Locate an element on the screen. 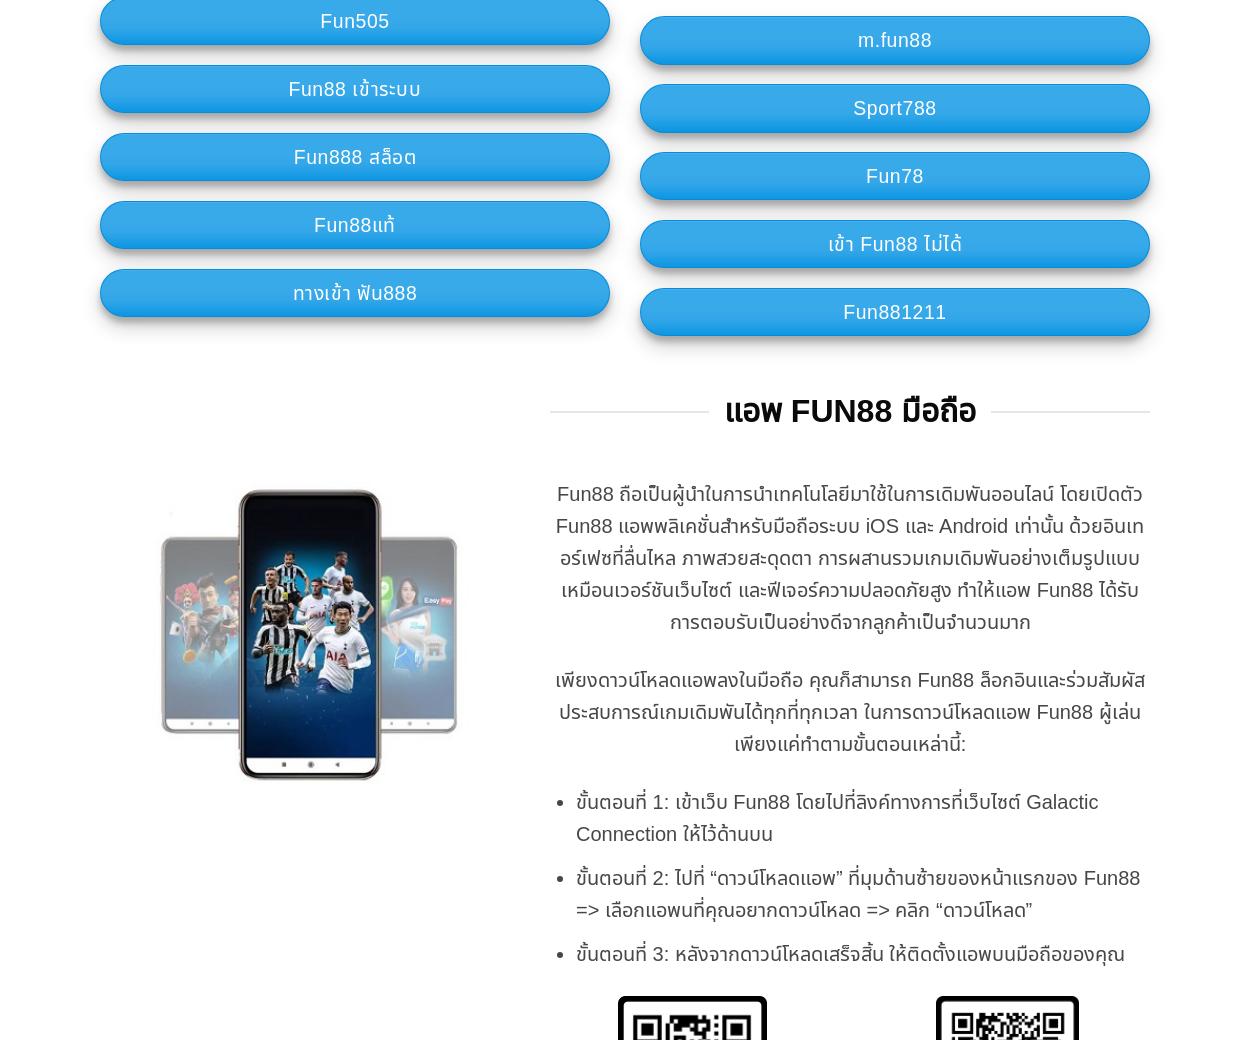 This screenshot has height=1040, width=1250. 'แอพ Fun88 มือถือ' is located at coordinates (848, 409).